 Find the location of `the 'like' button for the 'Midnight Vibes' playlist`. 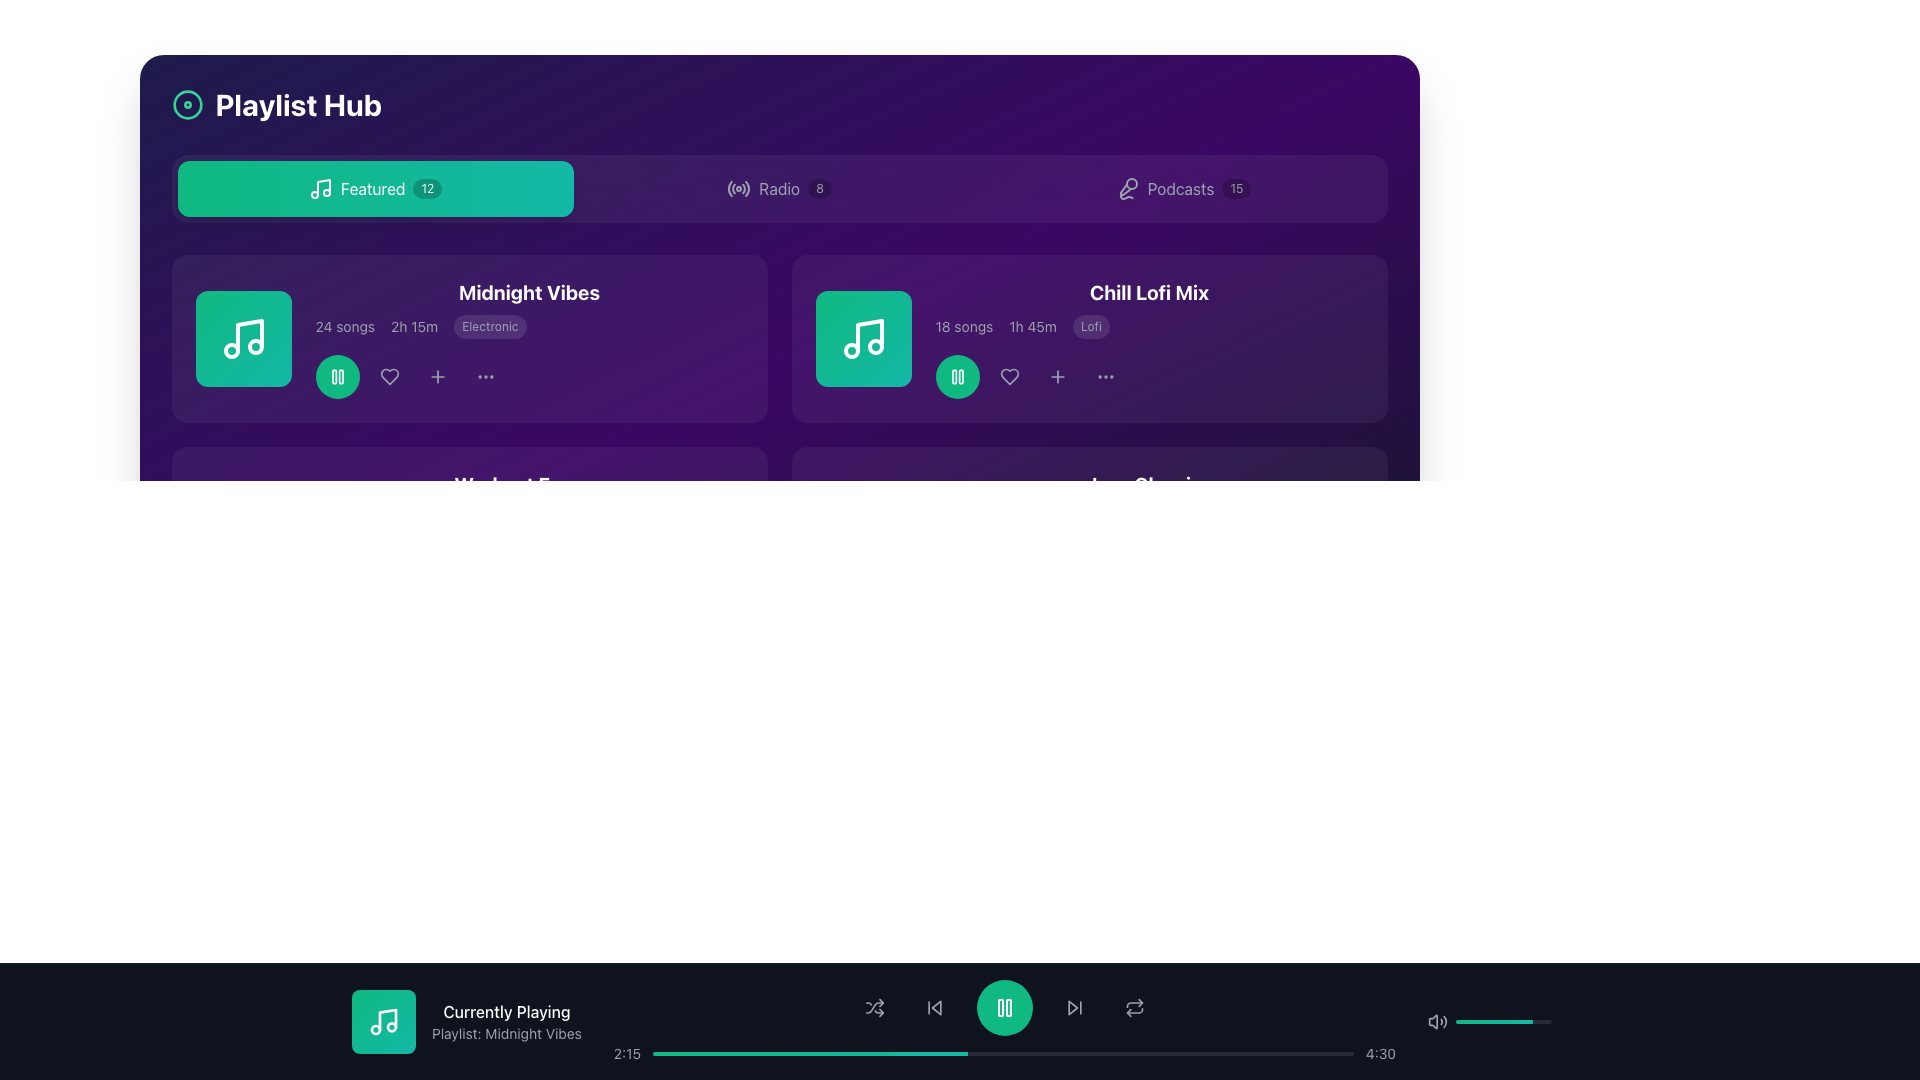

the 'like' button for the 'Midnight Vibes' playlist is located at coordinates (389, 377).